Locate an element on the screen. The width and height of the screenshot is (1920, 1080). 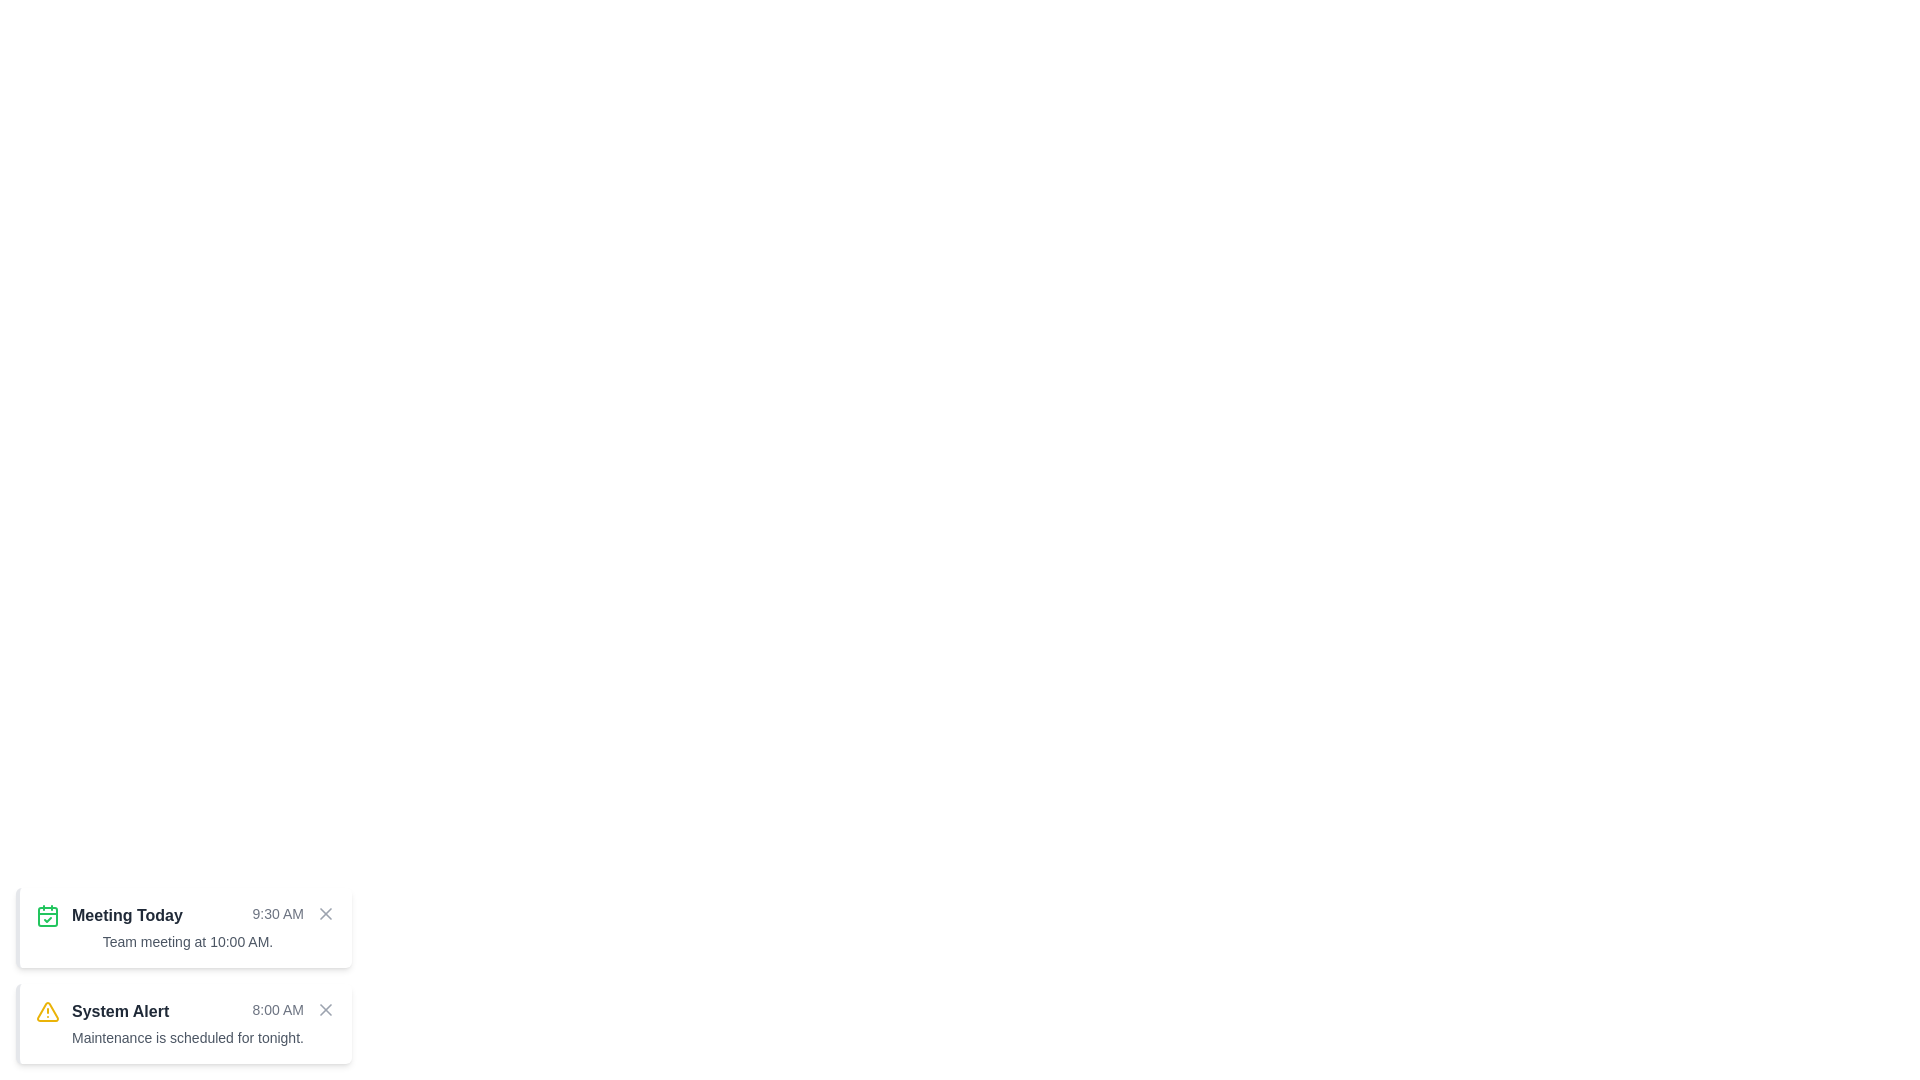
information presented in the Information Card that displays a system notification about scheduled maintenance tonight at 8:00 AM is located at coordinates (187, 1023).